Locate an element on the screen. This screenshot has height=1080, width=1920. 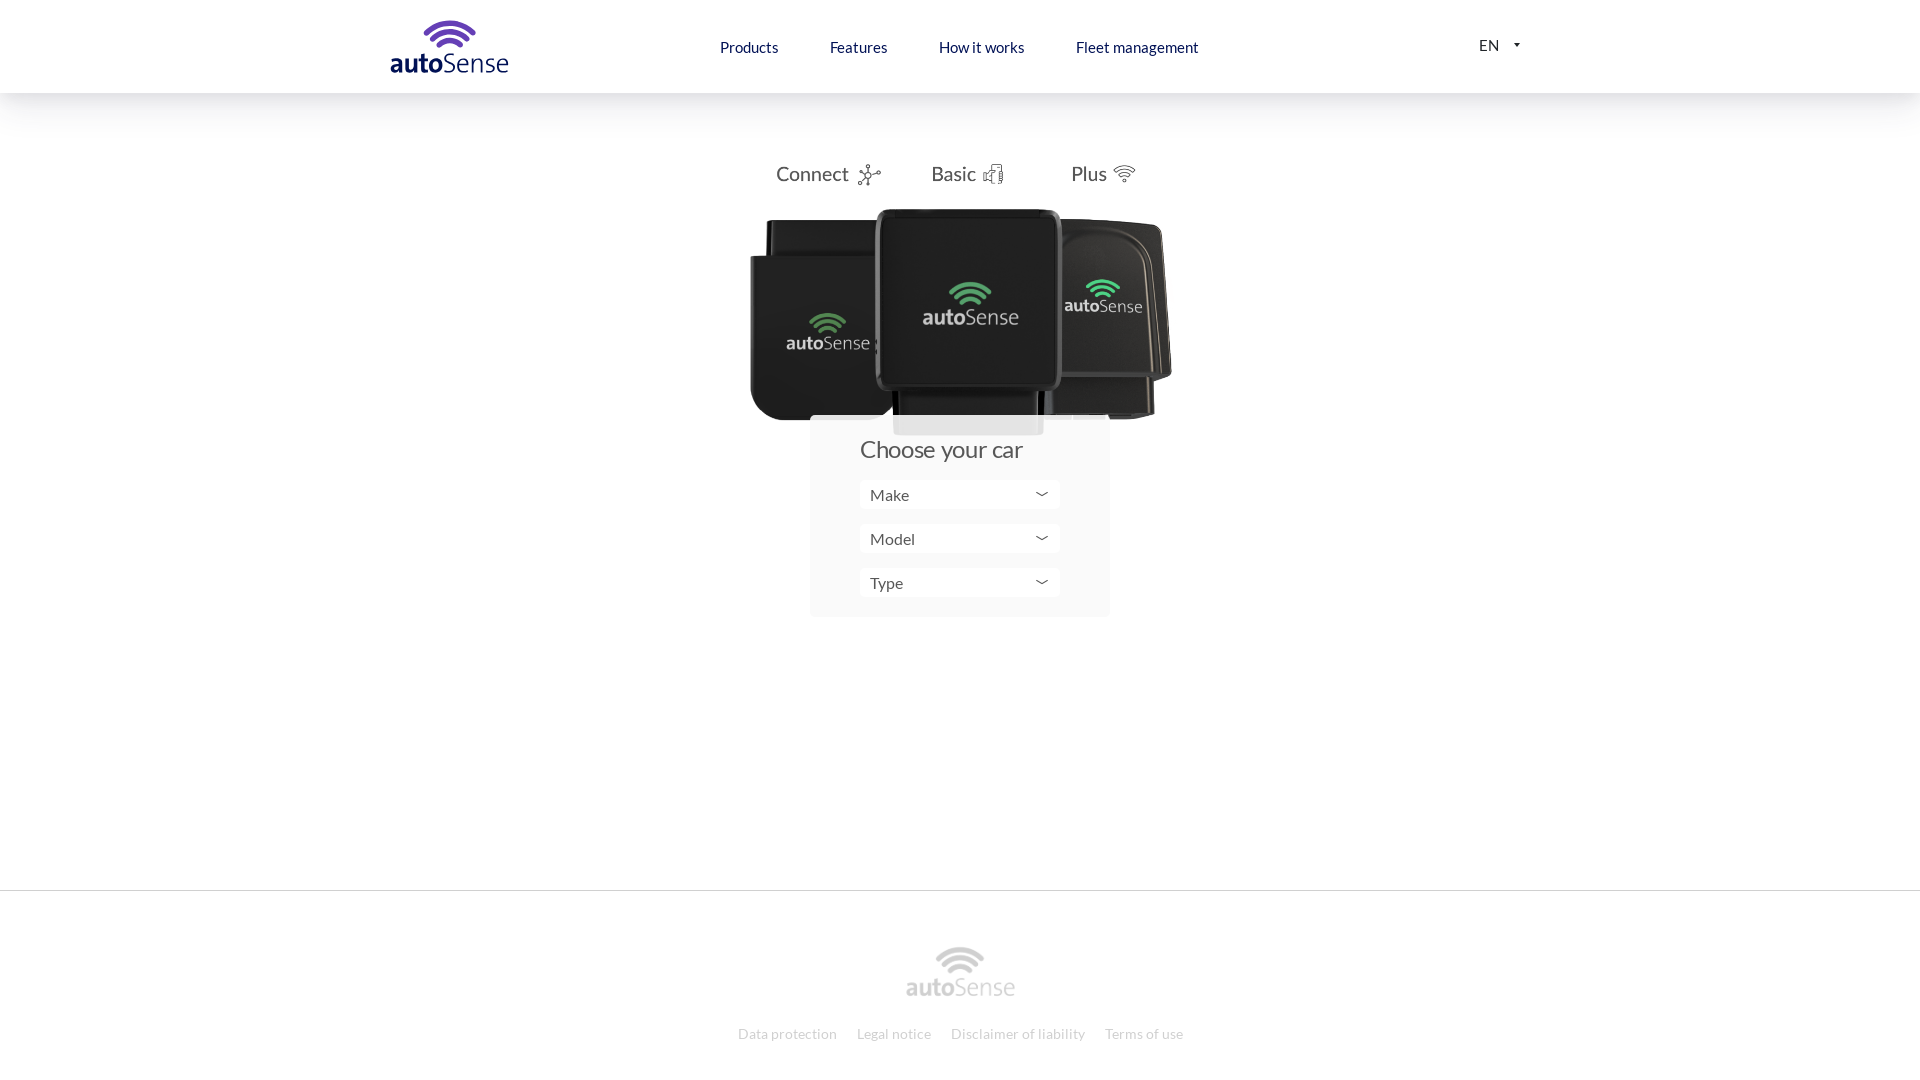
'Terms of use' is located at coordinates (1142, 1033).